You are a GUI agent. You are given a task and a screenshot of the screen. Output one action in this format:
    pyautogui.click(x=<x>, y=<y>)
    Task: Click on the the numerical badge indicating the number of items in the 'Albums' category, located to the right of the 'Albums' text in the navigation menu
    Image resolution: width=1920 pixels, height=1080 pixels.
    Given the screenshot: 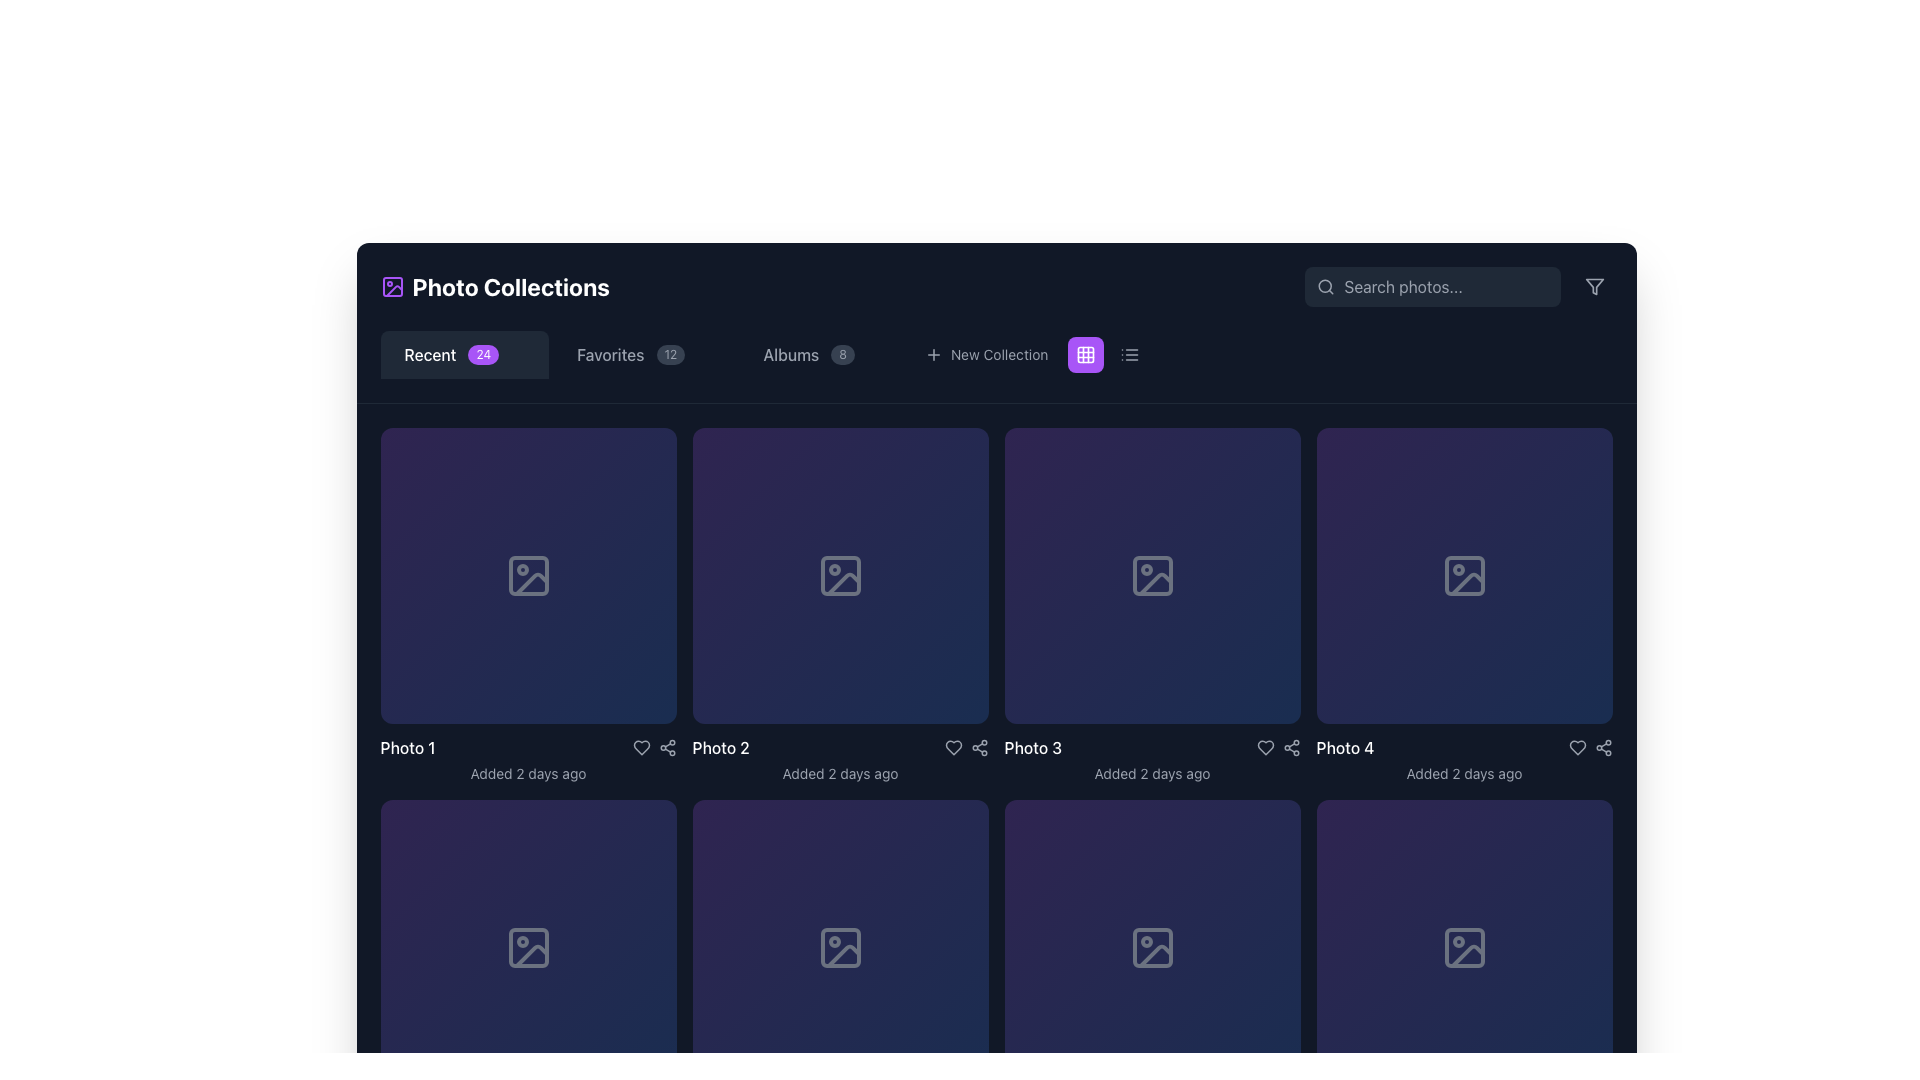 What is the action you would take?
    pyautogui.click(x=843, y=353)
    